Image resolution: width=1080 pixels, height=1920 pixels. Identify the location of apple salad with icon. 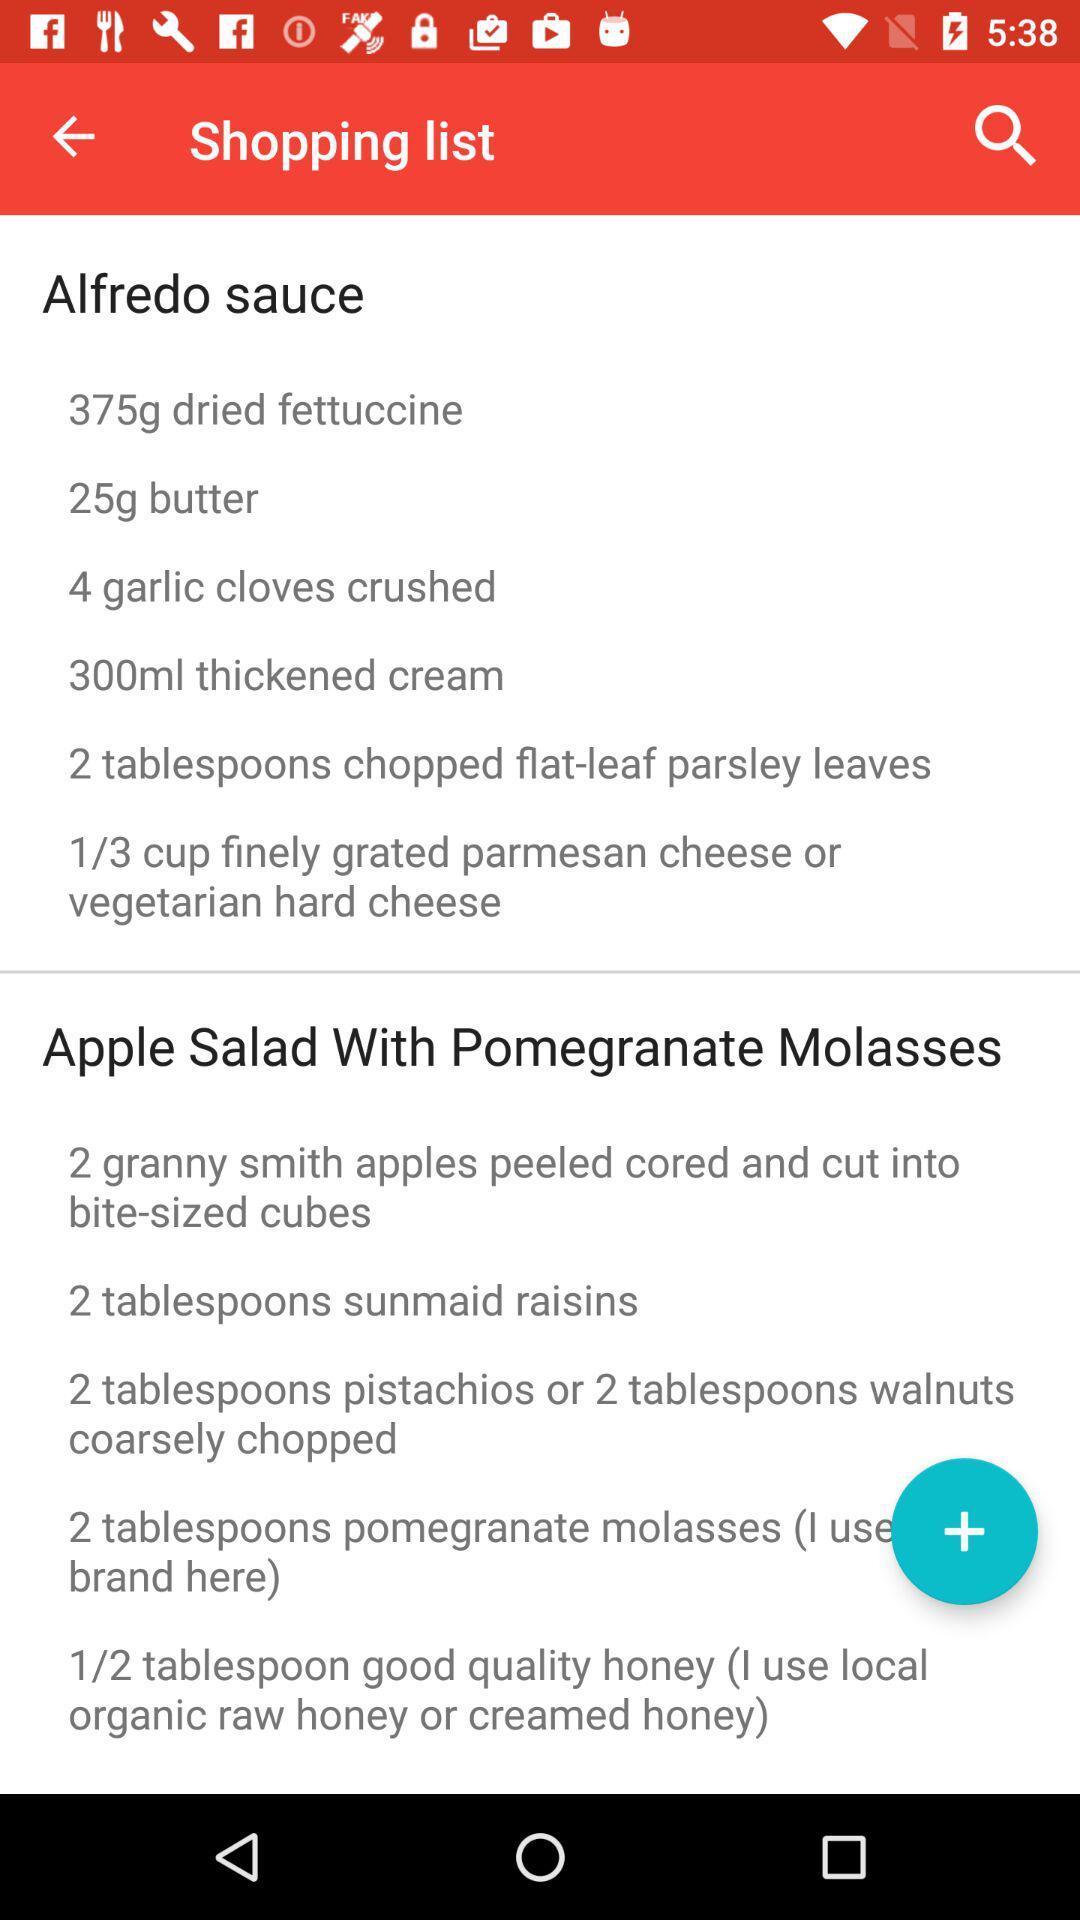
(521, 1044).